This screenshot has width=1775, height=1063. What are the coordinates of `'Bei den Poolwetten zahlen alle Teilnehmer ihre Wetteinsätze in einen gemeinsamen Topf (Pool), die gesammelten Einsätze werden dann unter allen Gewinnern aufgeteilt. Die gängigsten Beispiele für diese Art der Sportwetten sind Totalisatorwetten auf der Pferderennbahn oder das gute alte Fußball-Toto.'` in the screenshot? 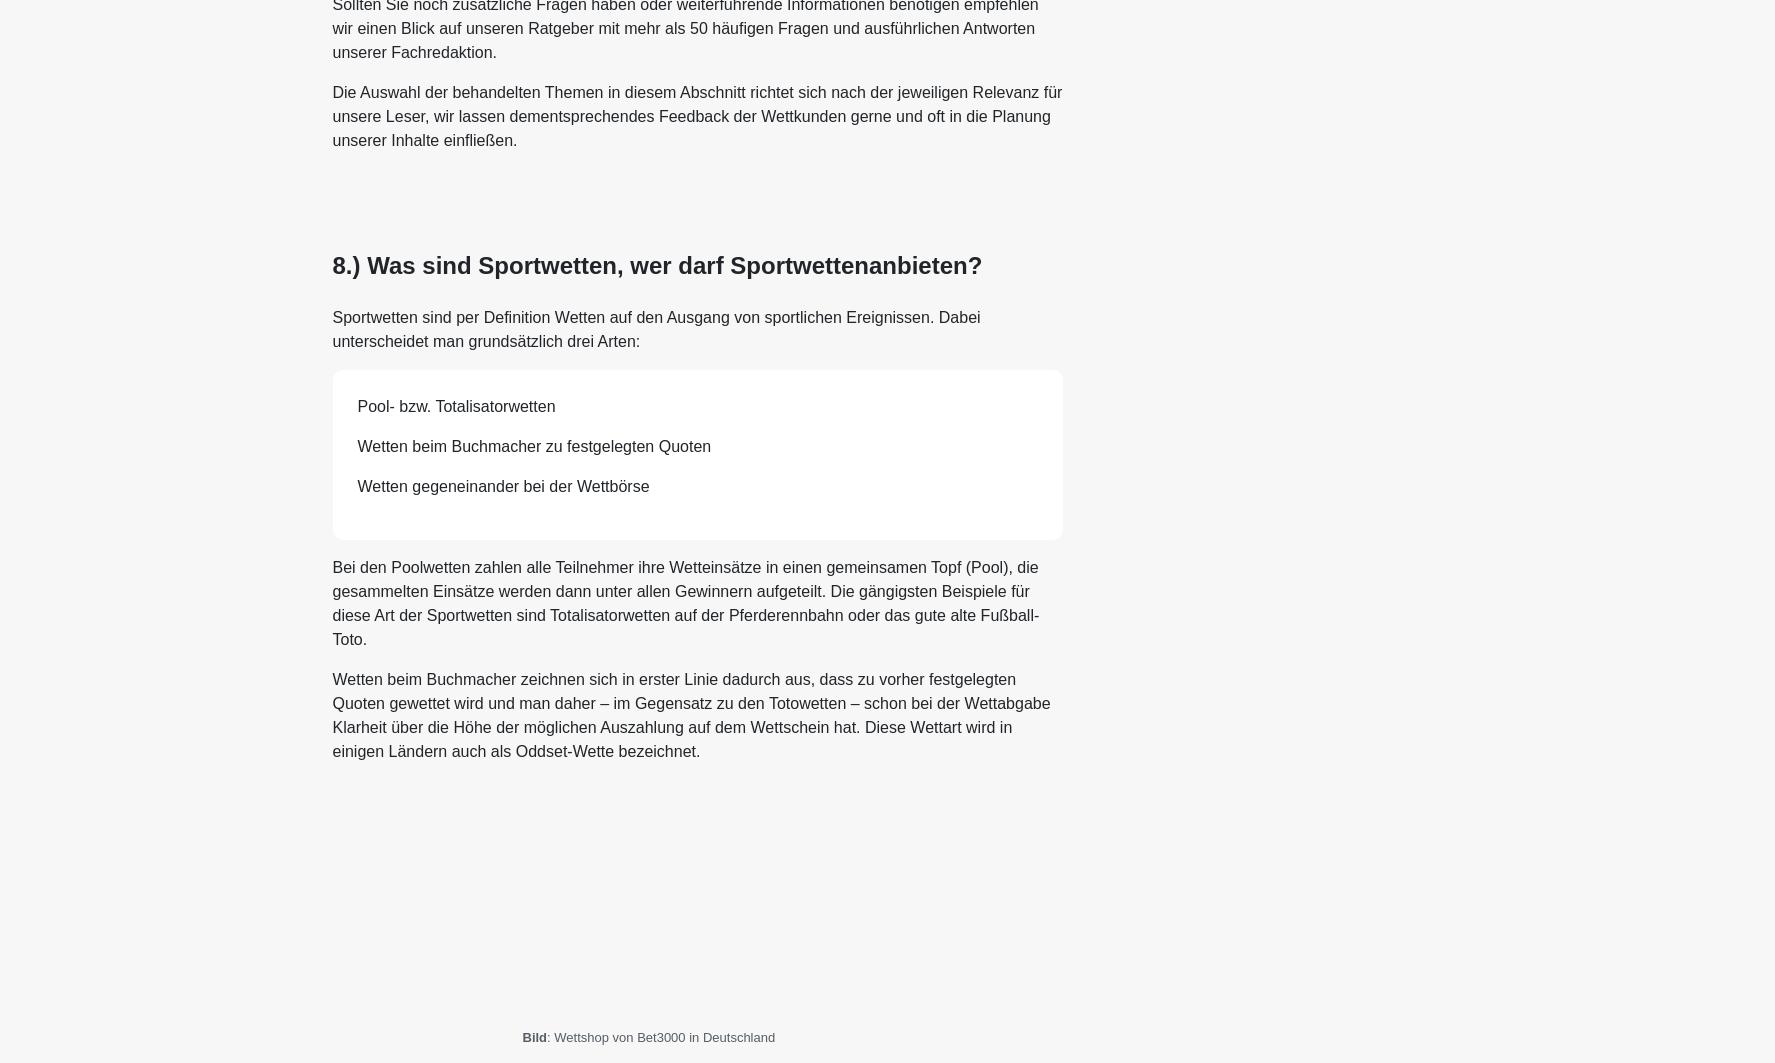 It's located at (684, 601).